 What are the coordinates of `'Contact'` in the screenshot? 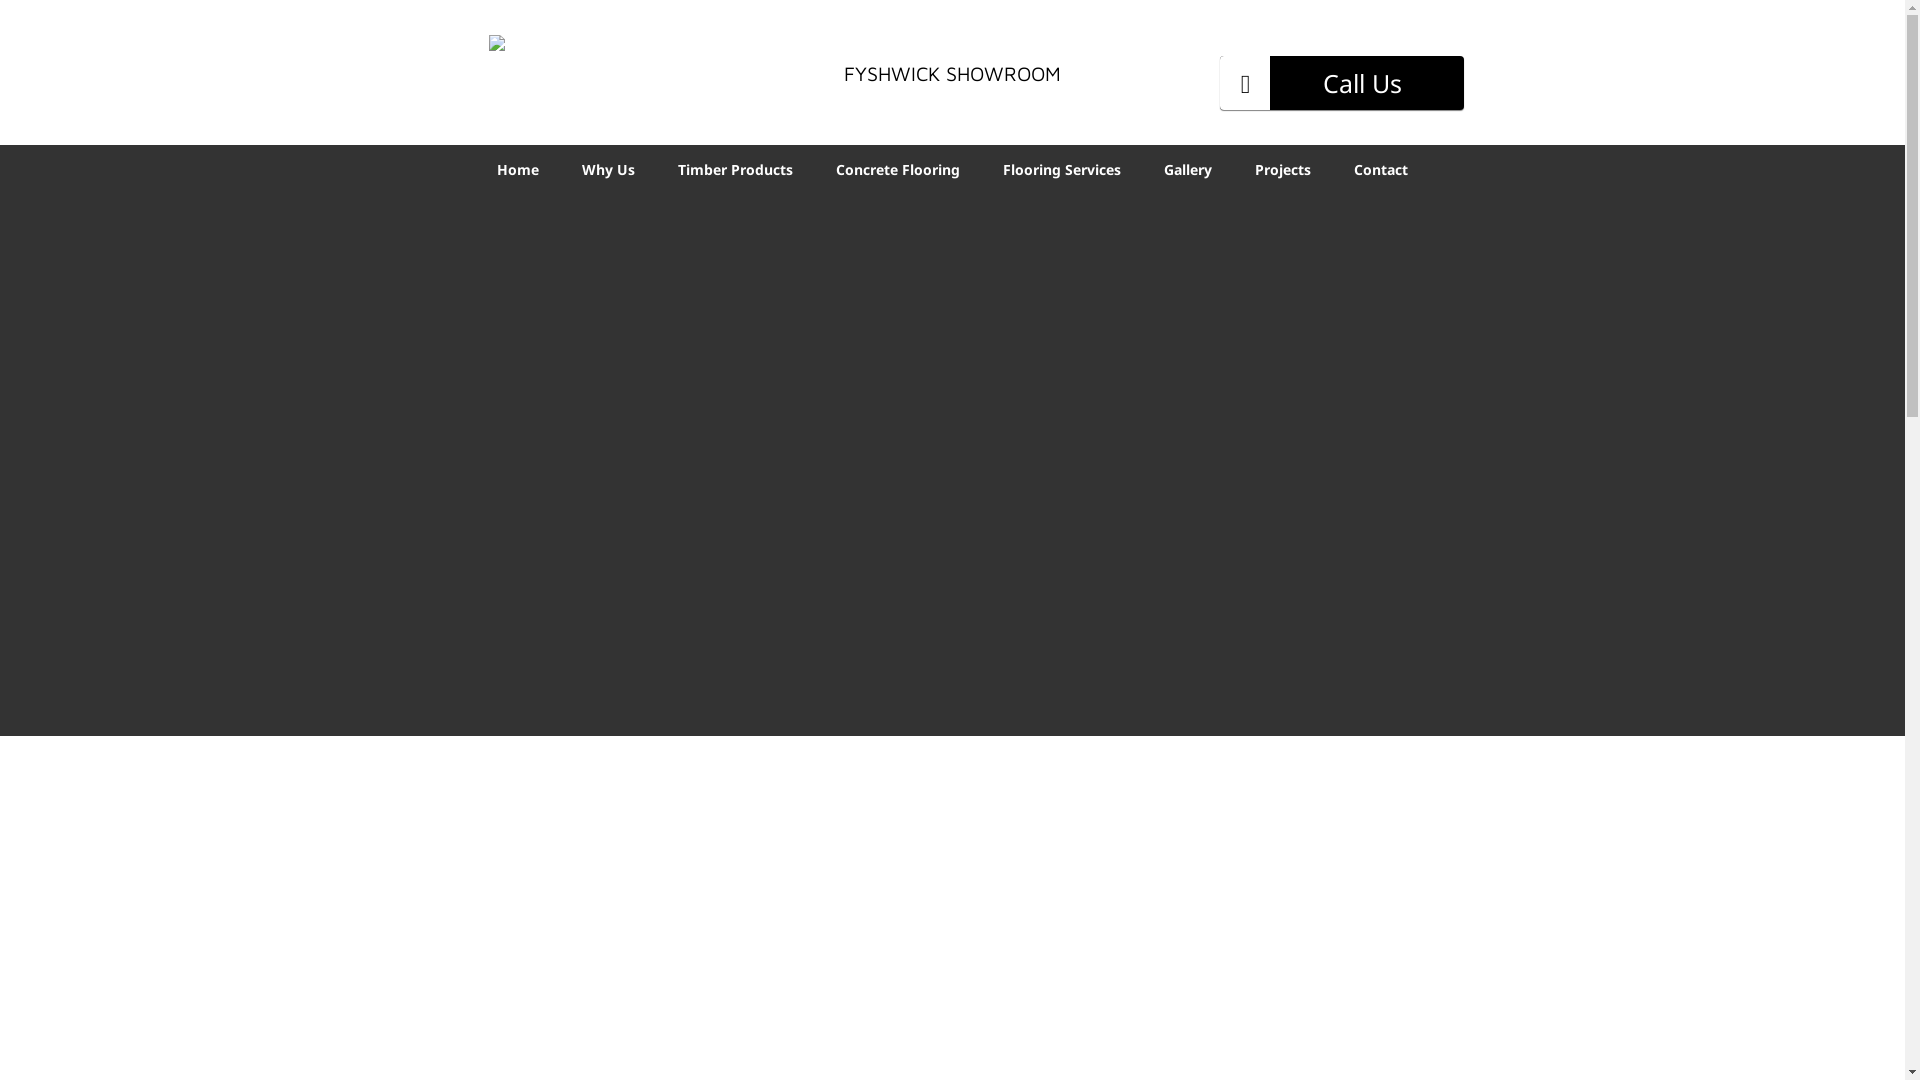 It's located at (1380, 167).